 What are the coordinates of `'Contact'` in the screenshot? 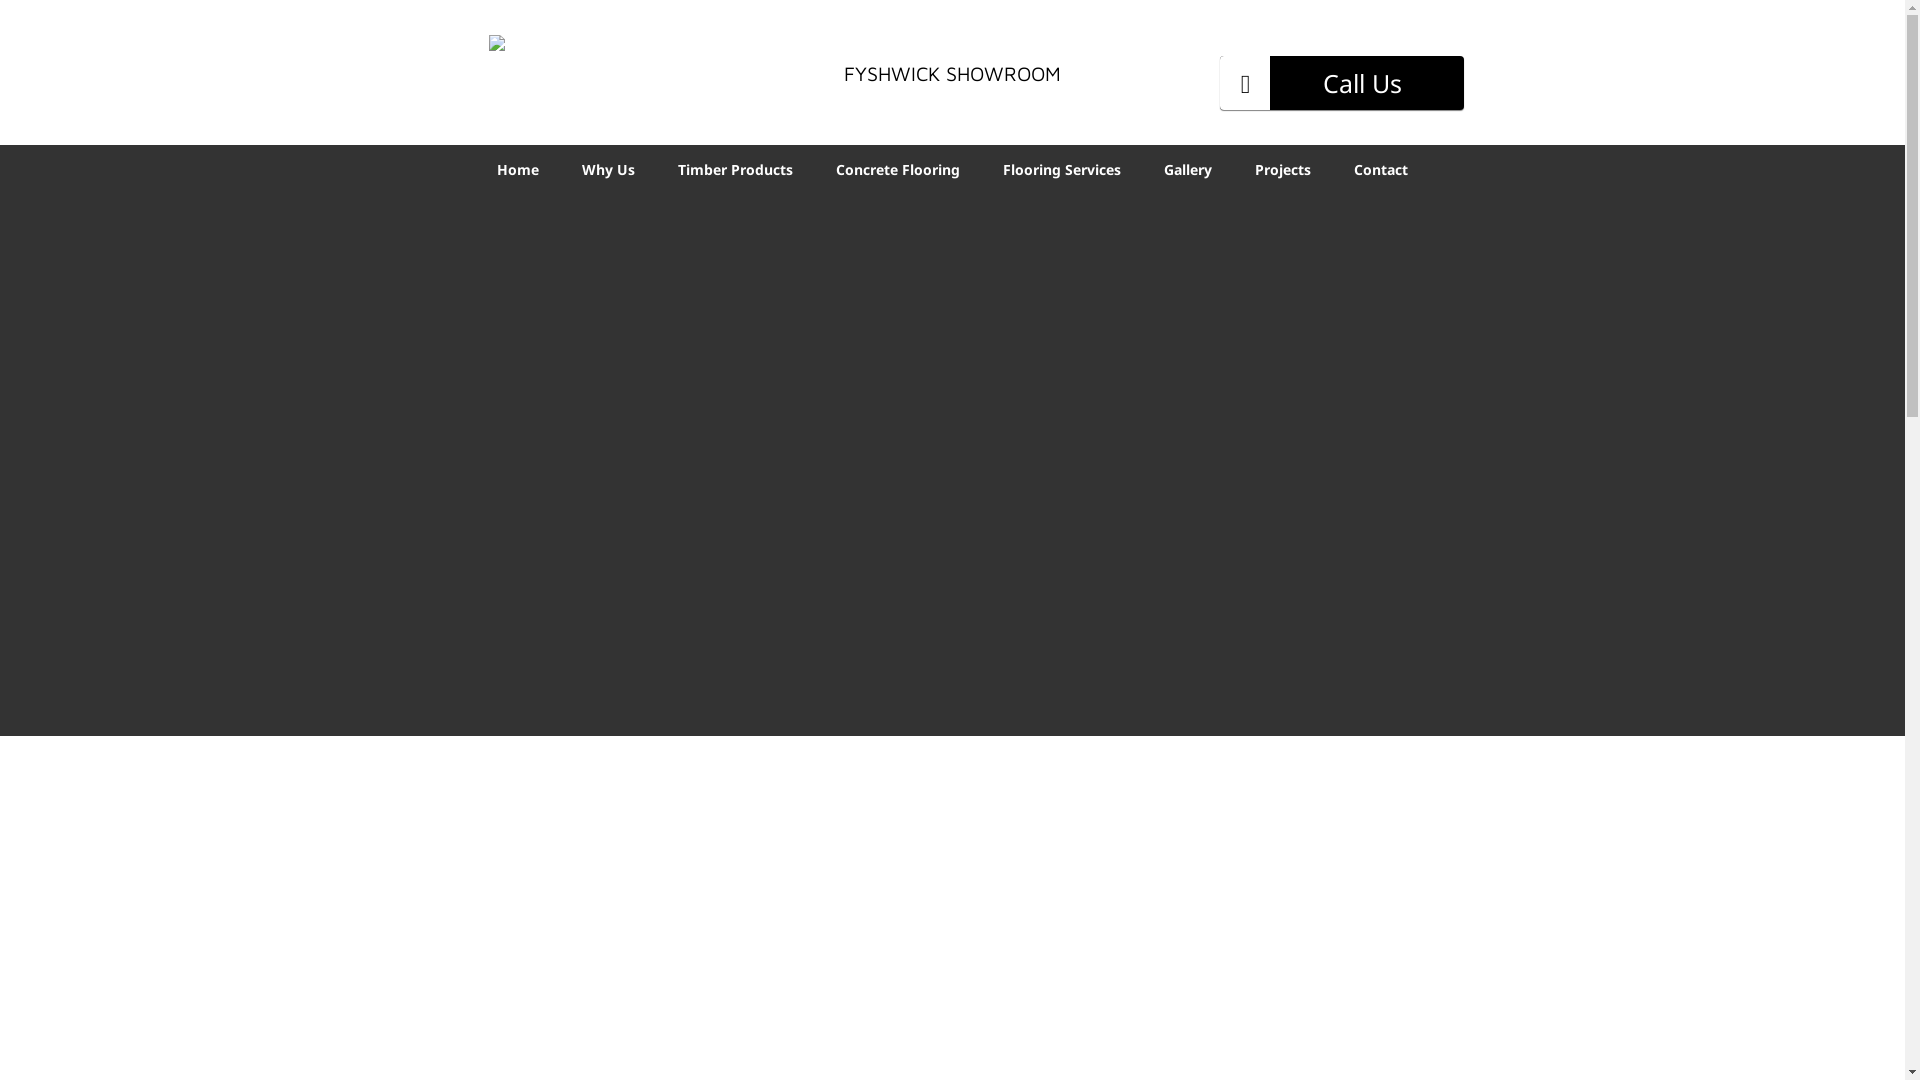 It's located at (1380, 167).